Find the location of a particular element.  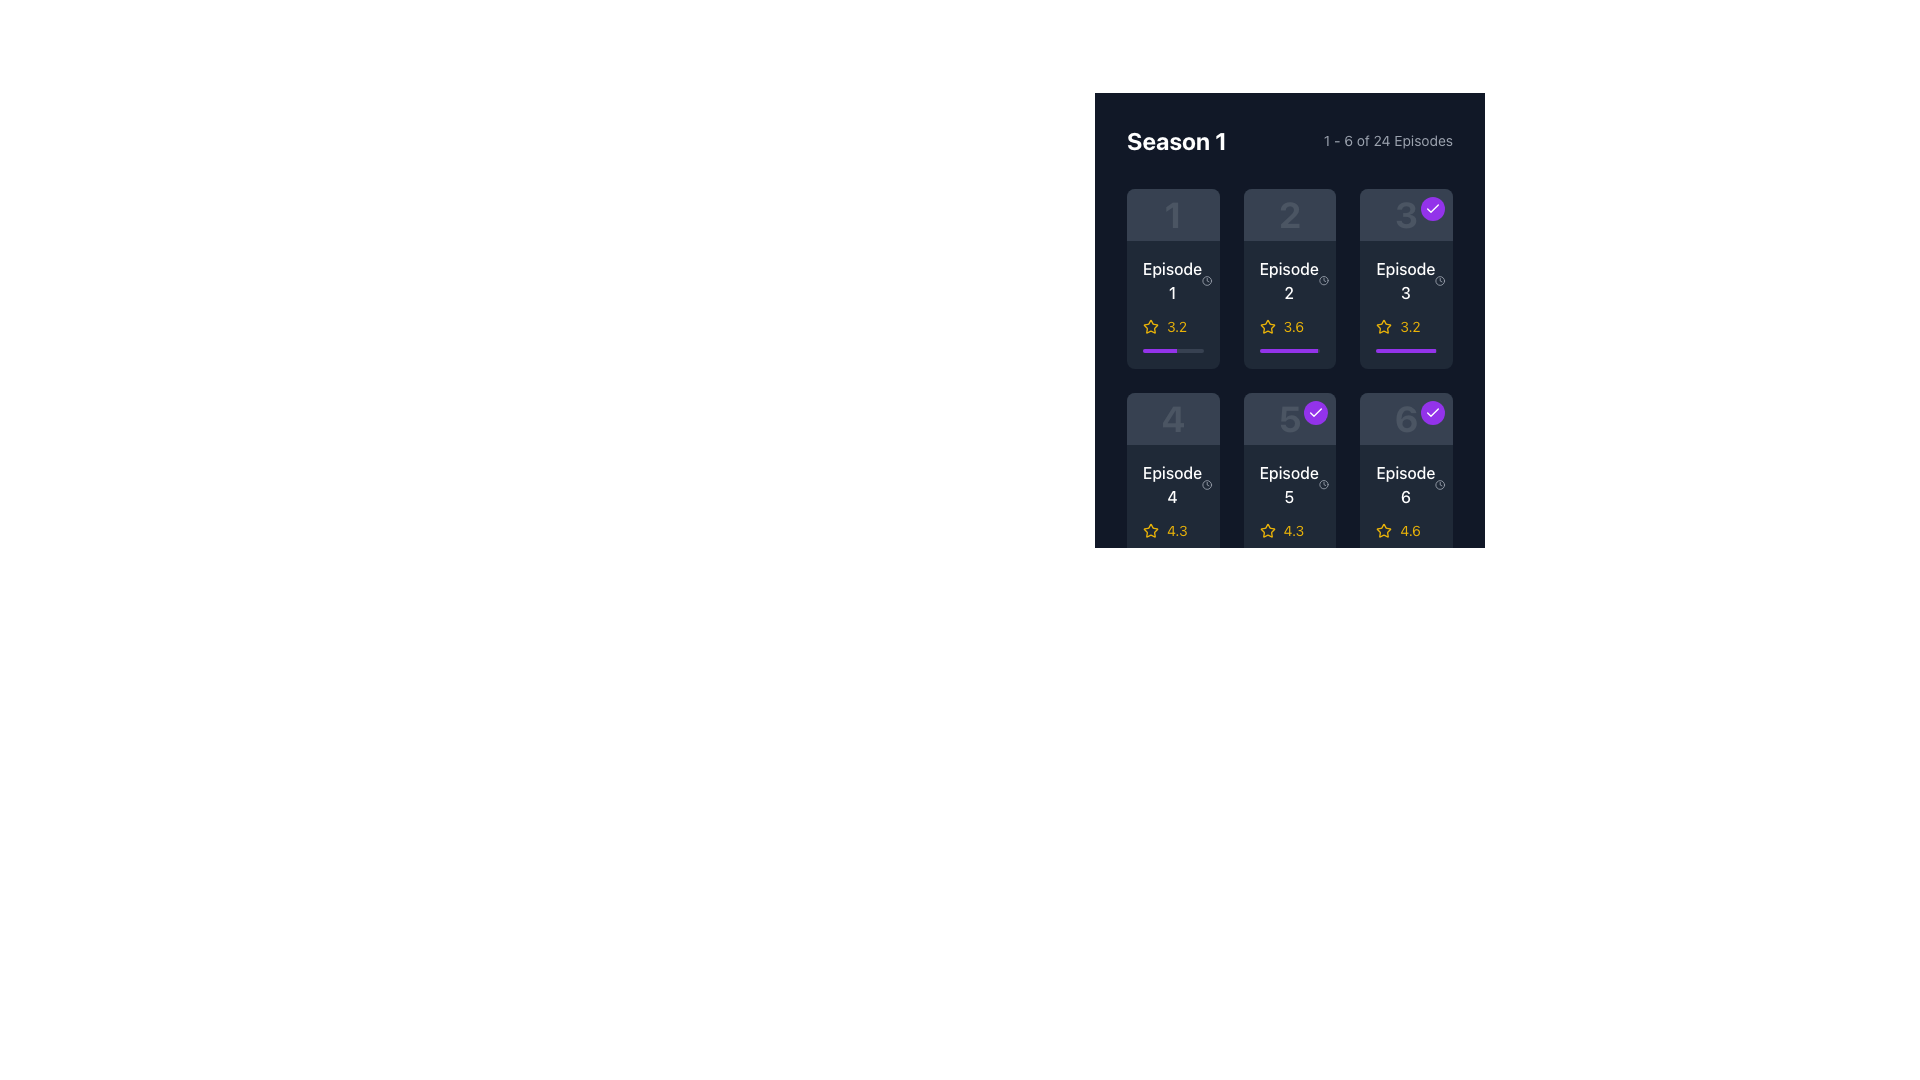

the label displaying the rating or score for 'Episode 3', which is located in the first row and third column of the episode grid, next to a yellow star icon is located at coordinates (1409, 326).